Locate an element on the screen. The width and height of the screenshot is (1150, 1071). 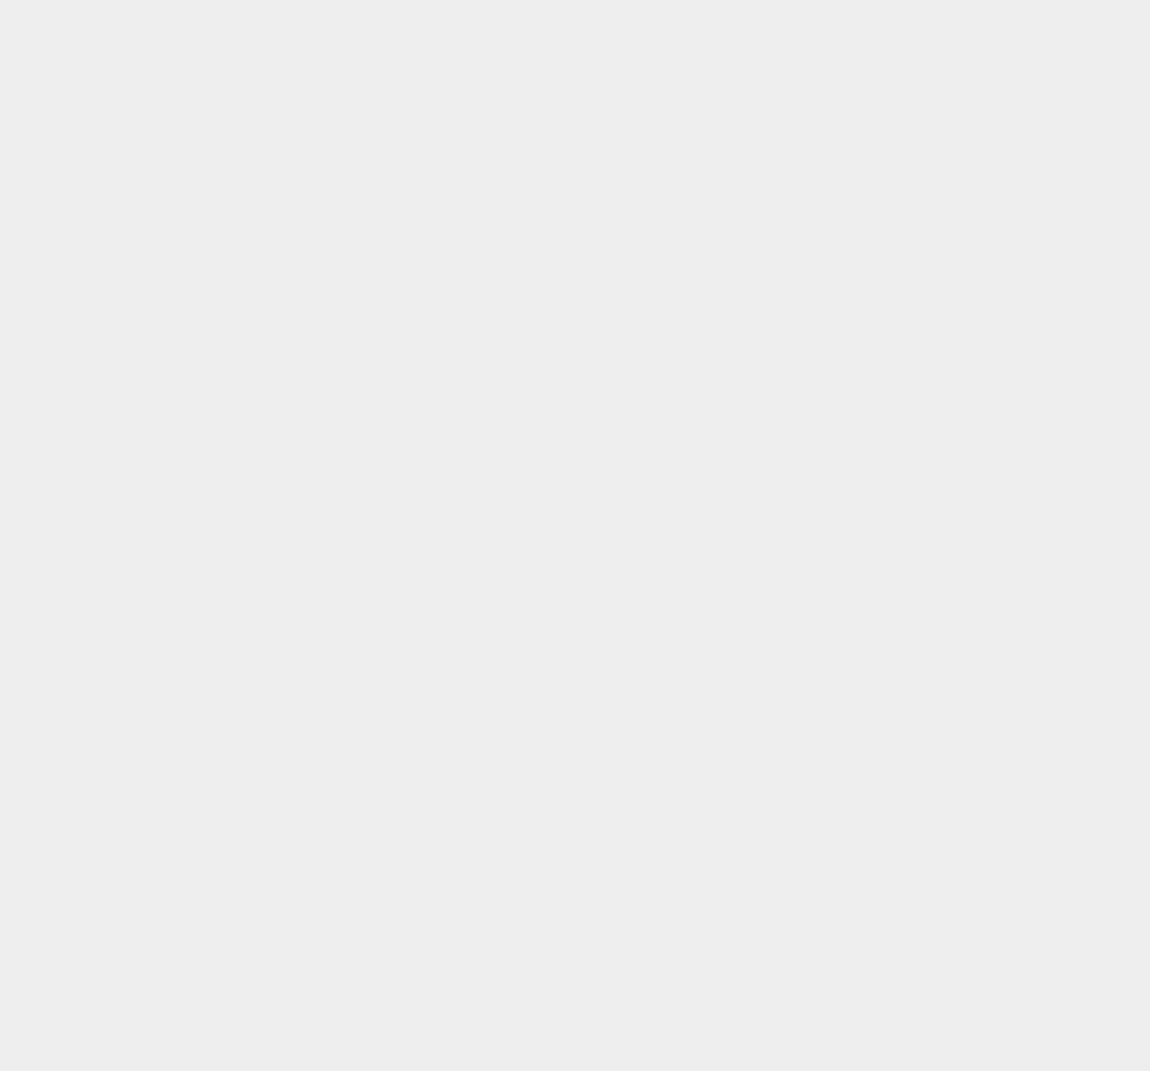
'Google Apps' is located at coordinates (851, 257).